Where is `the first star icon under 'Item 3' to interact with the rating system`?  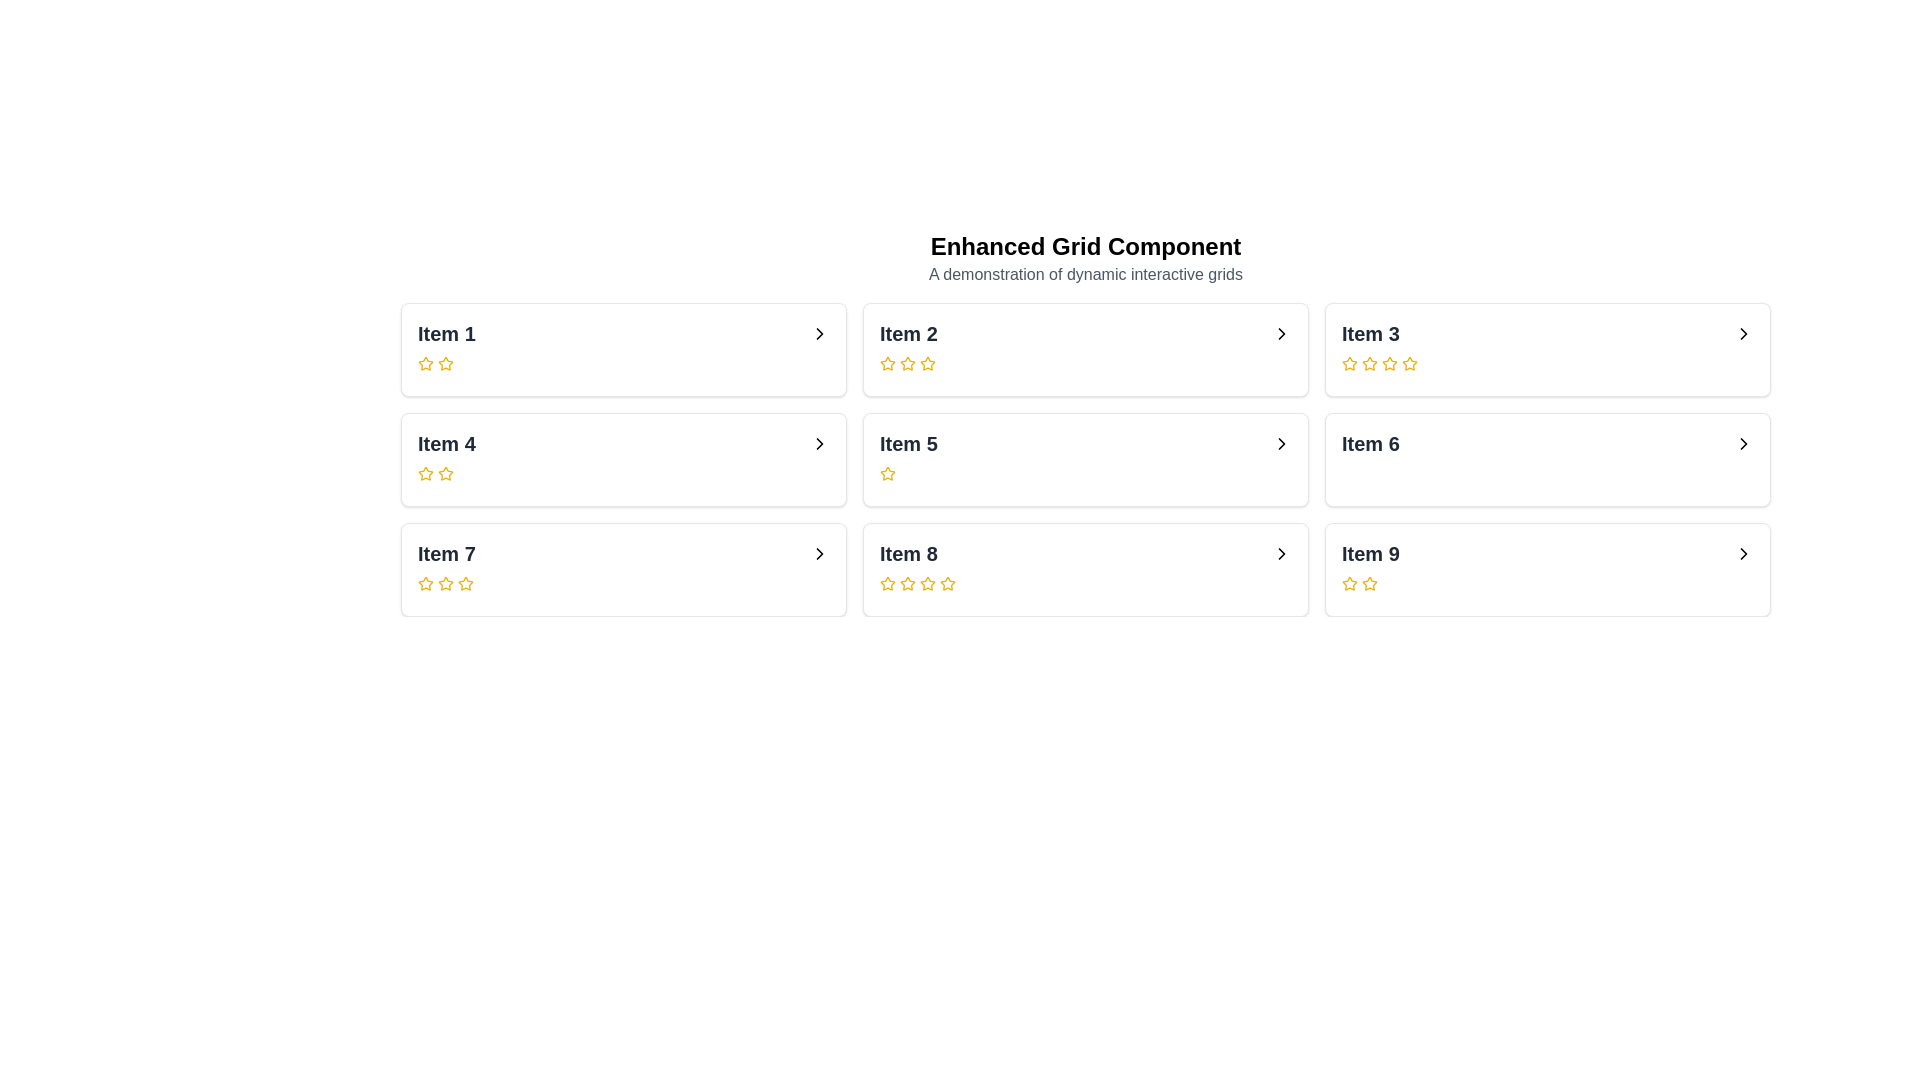
the first star icon under 'Item 3' to interact with the rating system is located at coordinates (1349, 363).